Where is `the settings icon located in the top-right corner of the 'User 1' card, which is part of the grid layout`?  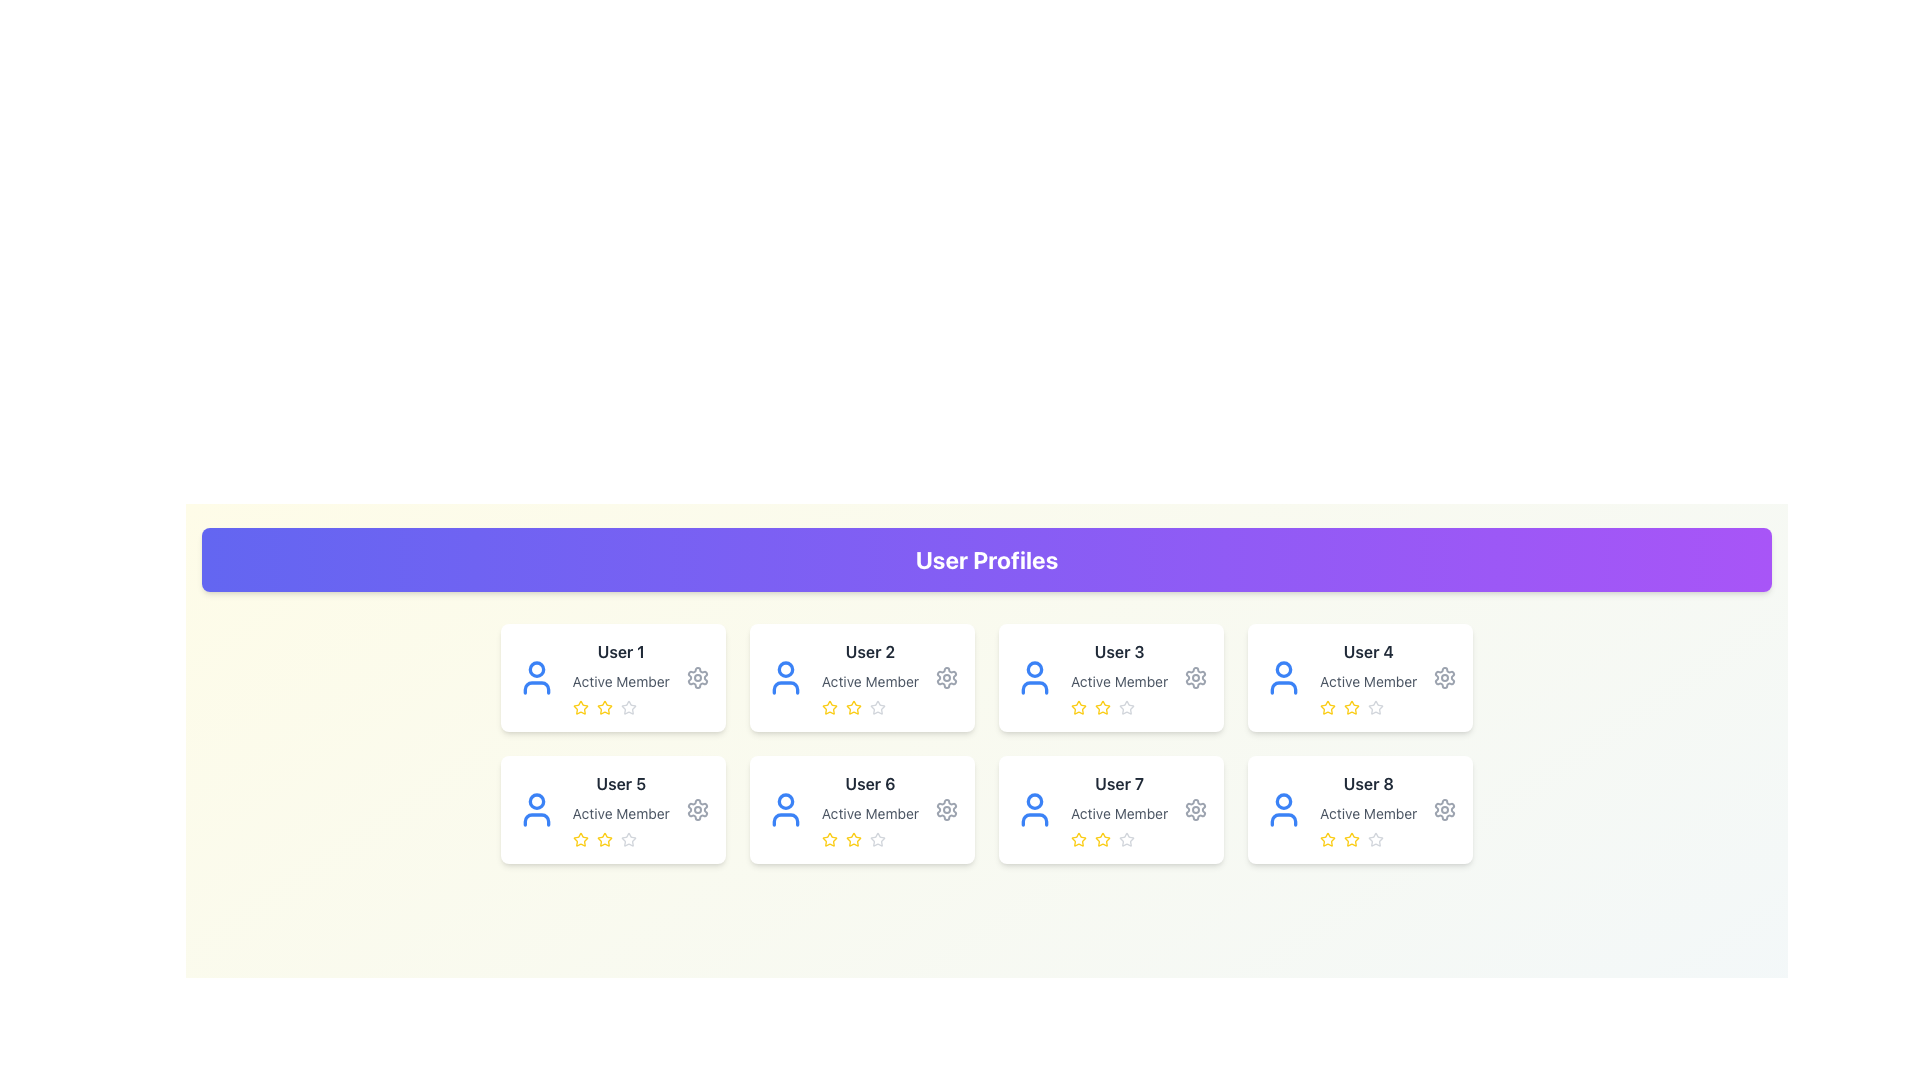 the settings icon located in the top-right corner of the 'User 1' card, which is part of the grid layout is located at coordinates (697, 677).